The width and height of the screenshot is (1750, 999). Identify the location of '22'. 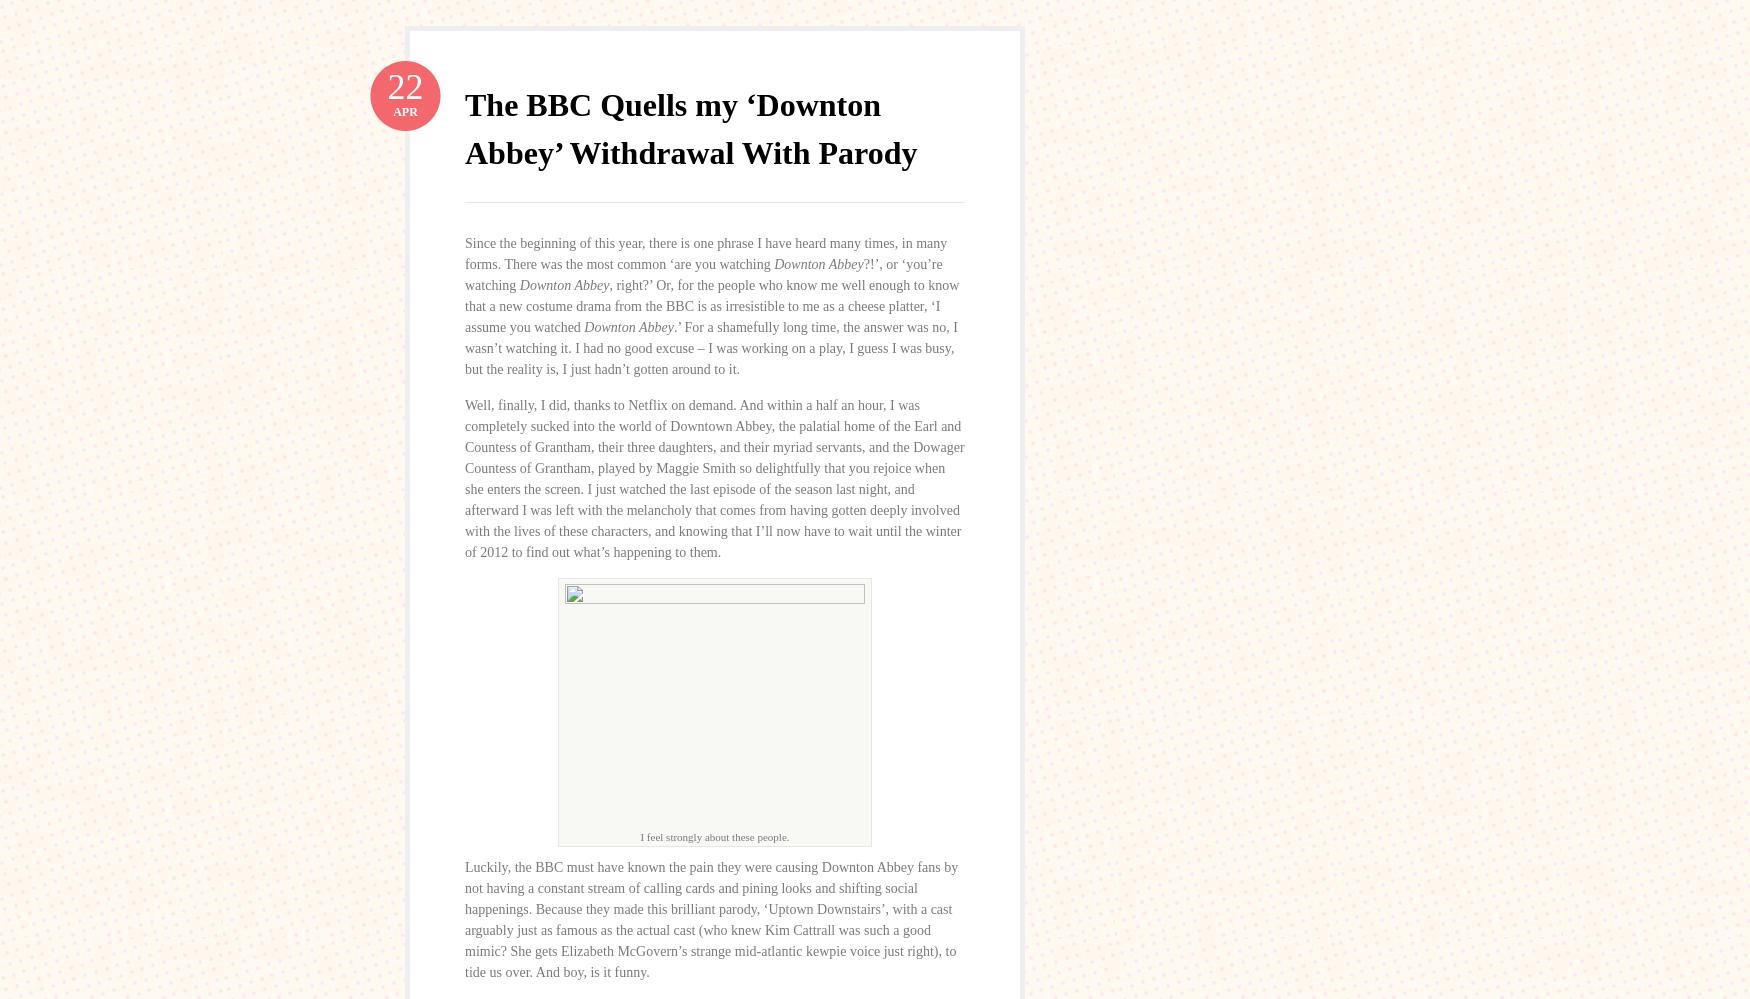
(403, 85).